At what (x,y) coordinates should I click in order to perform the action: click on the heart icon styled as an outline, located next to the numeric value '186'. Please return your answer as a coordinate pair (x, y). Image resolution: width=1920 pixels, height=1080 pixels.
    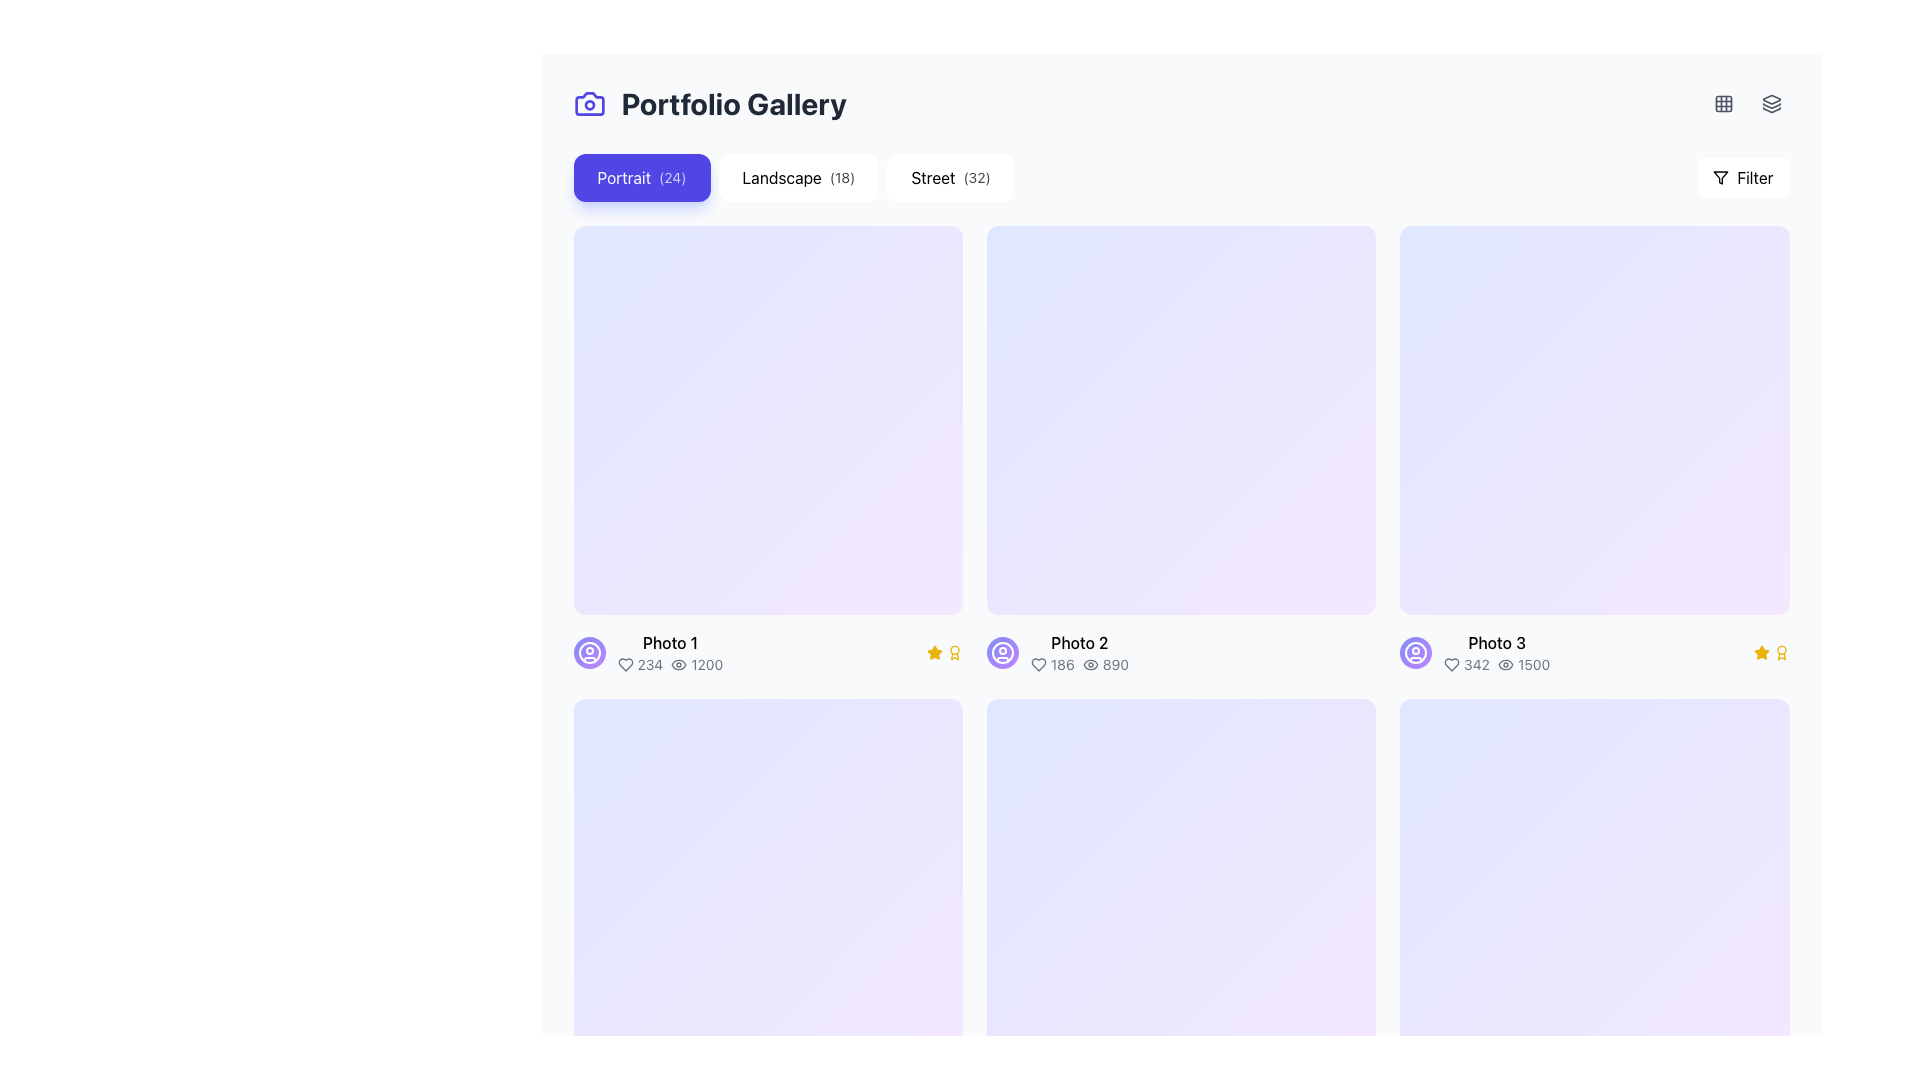
    Looking at the image, I should click on (1038, 665).